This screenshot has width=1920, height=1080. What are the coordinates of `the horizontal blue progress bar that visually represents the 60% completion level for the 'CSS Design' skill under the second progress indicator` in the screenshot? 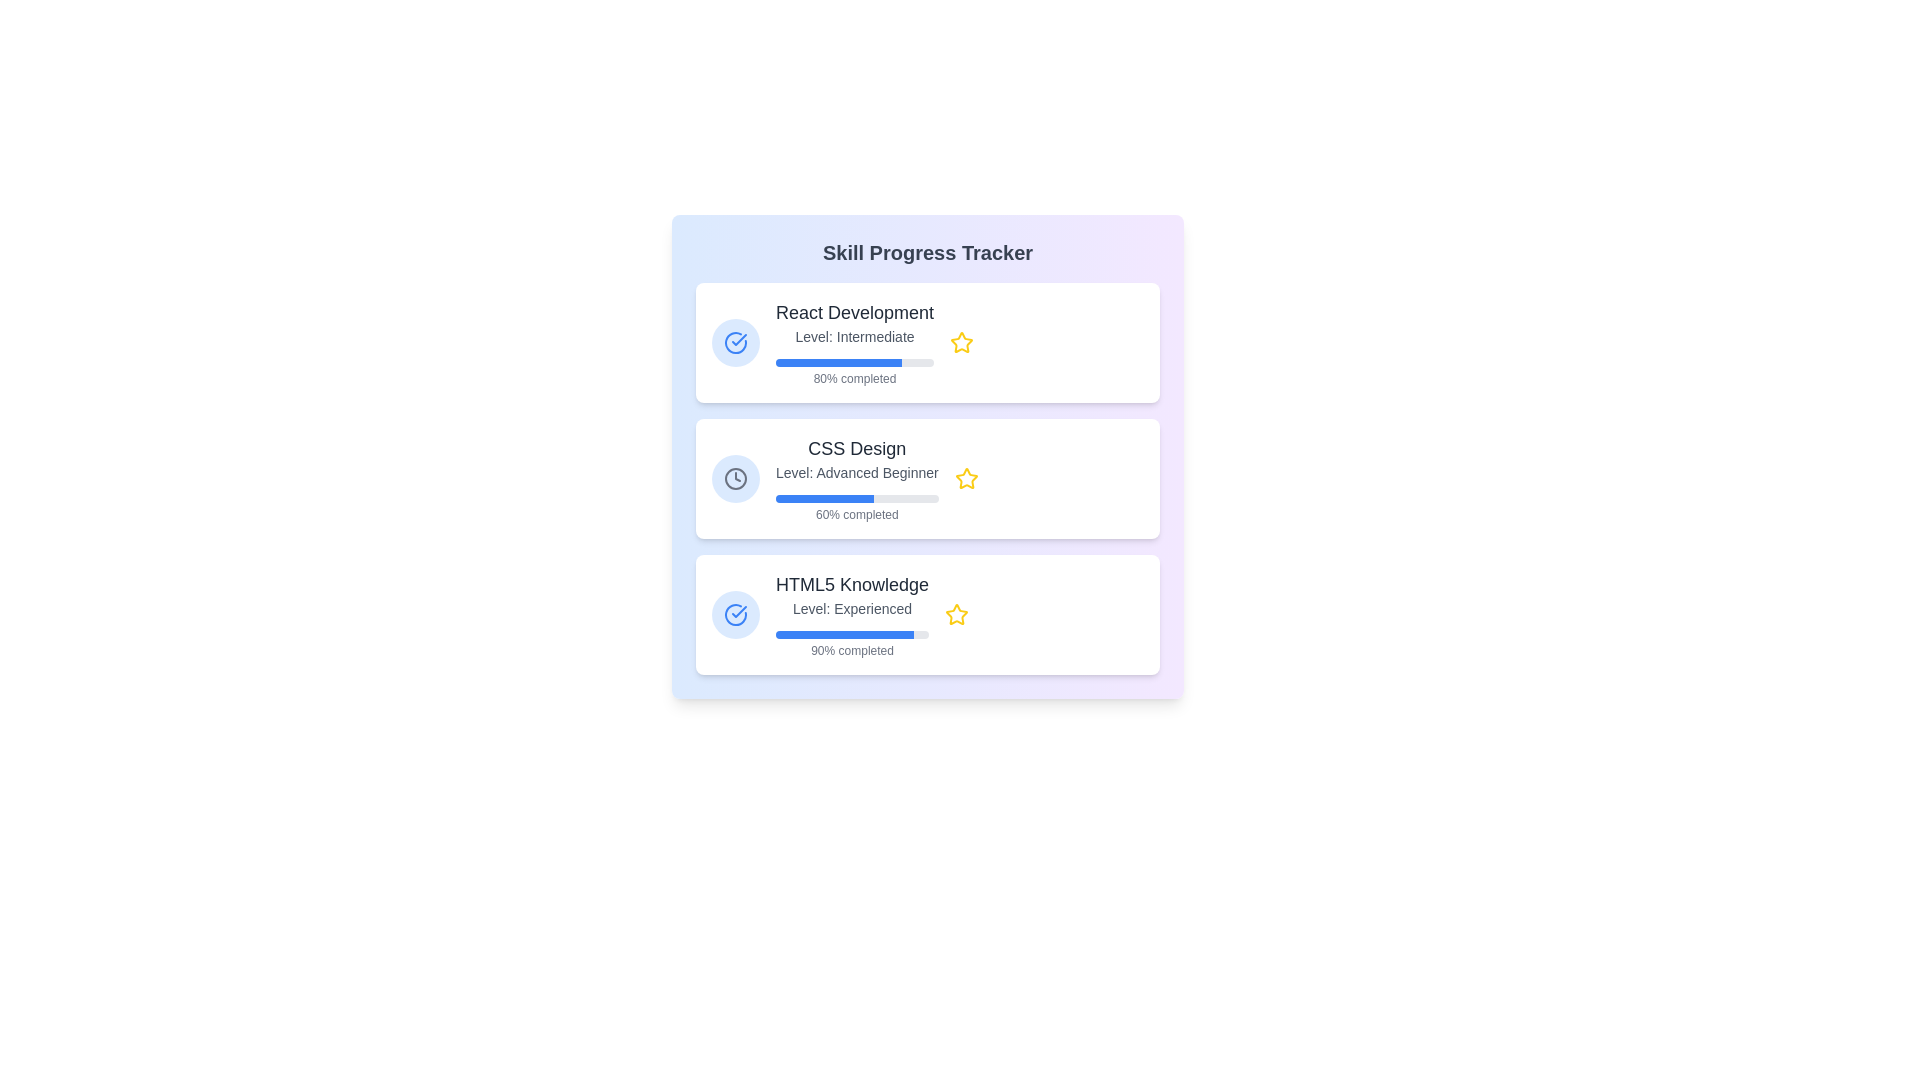 It's located at (824, 497).